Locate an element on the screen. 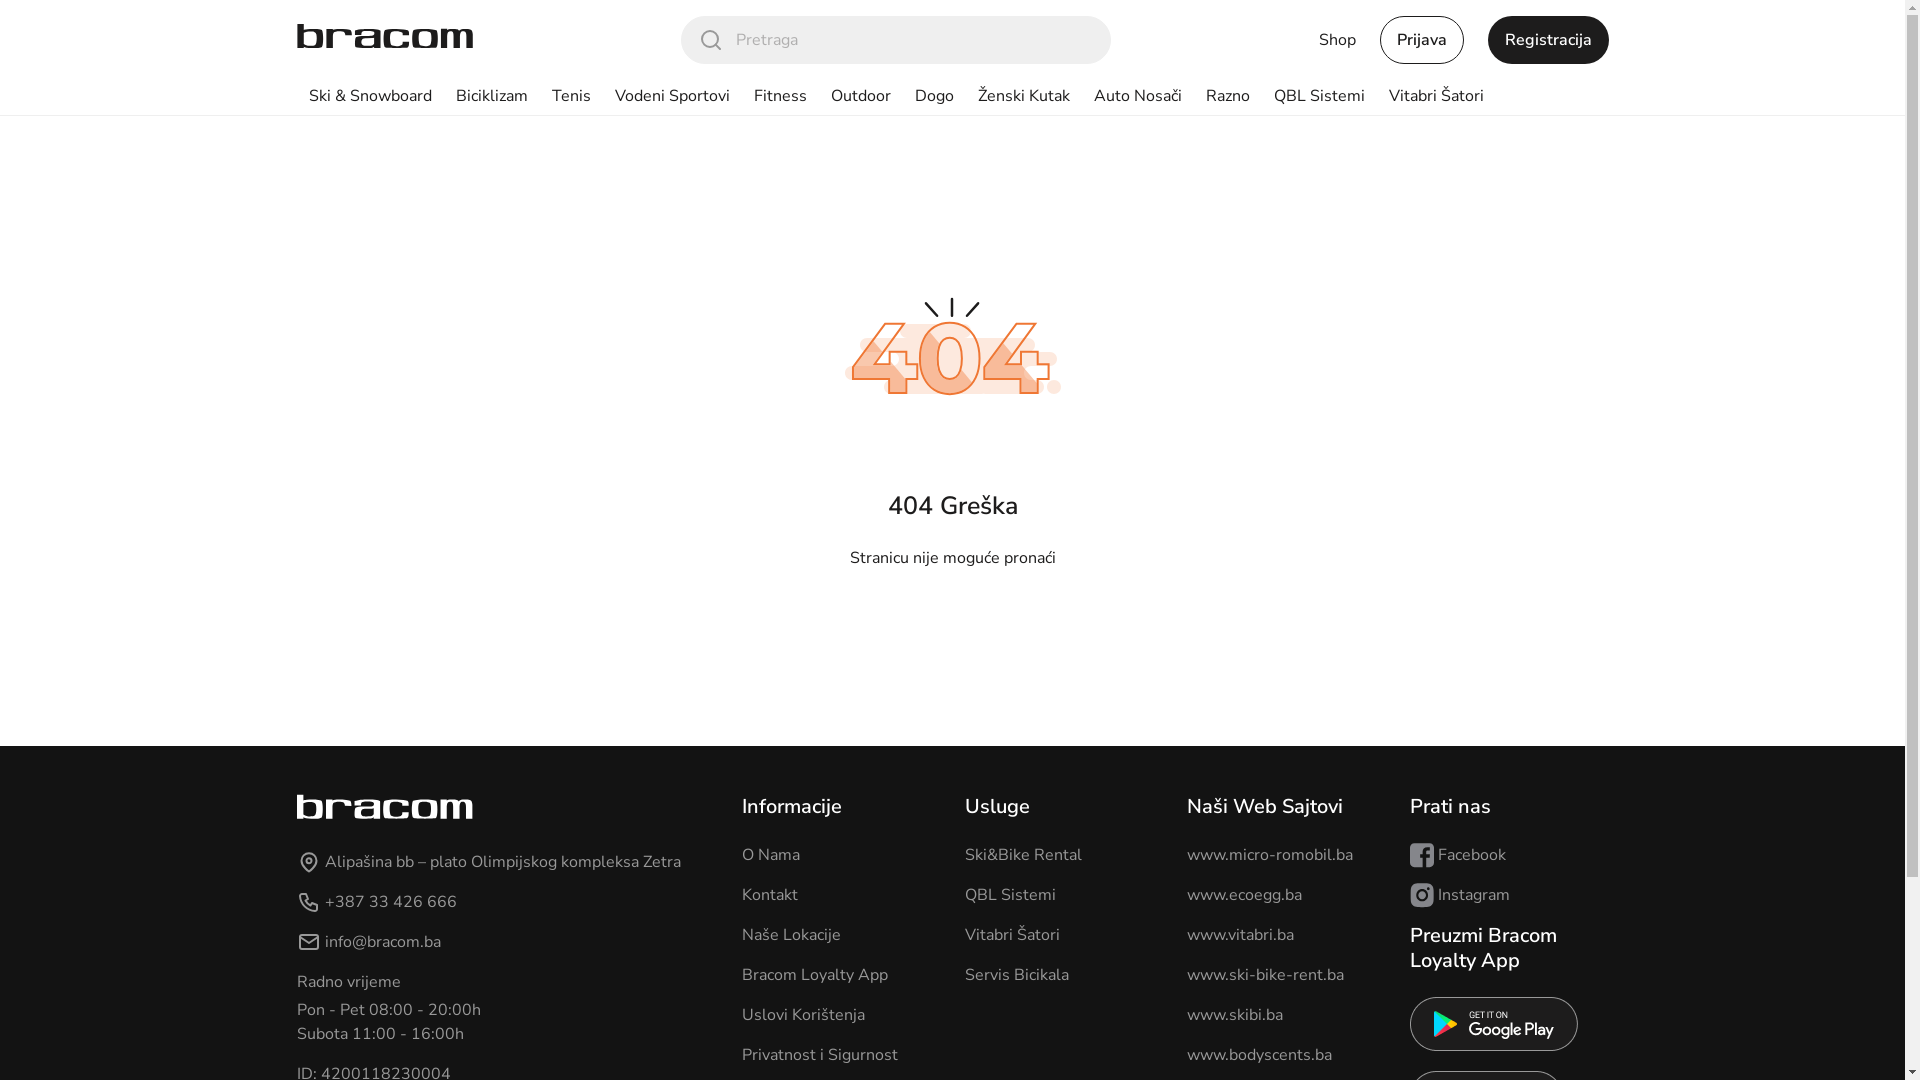 The width and height of the screenshot is (1920, 1080). 'www.skibi.ba' is located at coordinates (1233, 1014).